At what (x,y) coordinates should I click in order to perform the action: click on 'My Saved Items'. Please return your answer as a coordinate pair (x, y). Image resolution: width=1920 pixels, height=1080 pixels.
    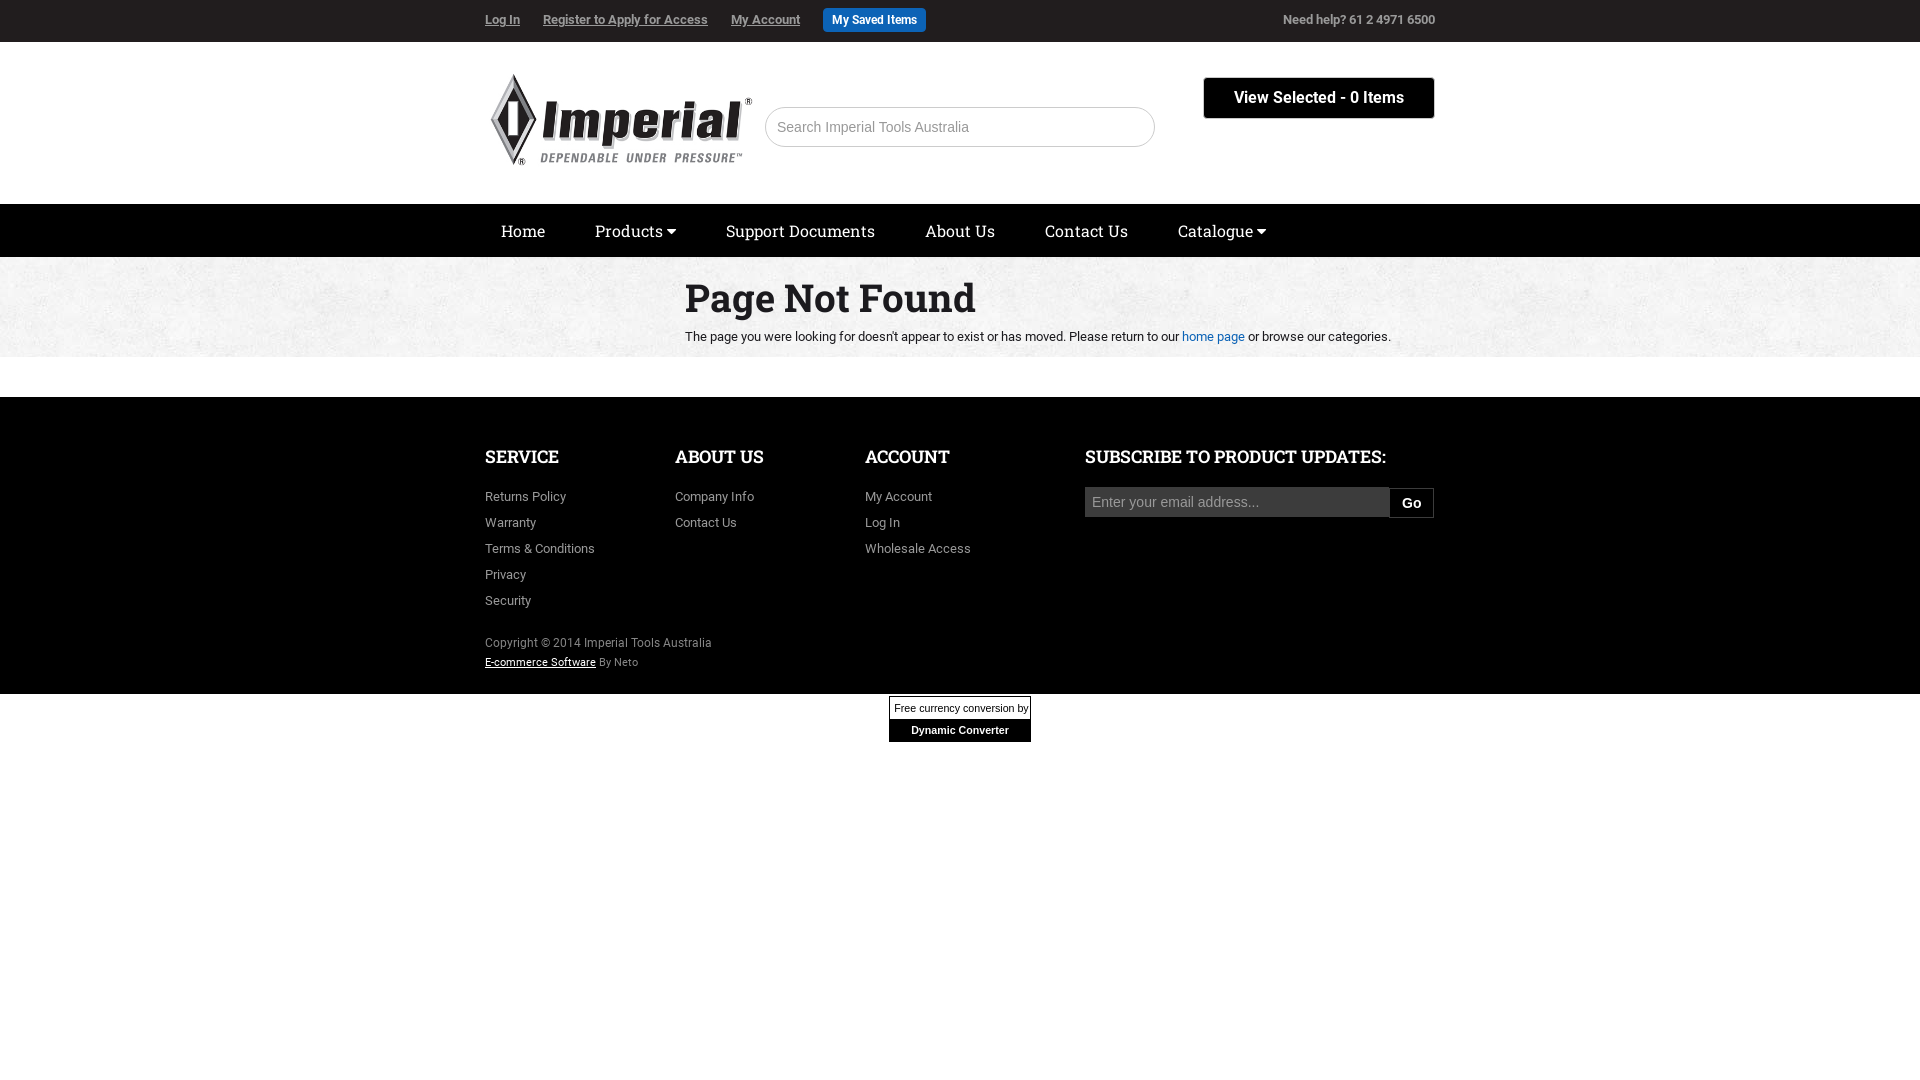
    Looking at the image, I should click on (874, 19).